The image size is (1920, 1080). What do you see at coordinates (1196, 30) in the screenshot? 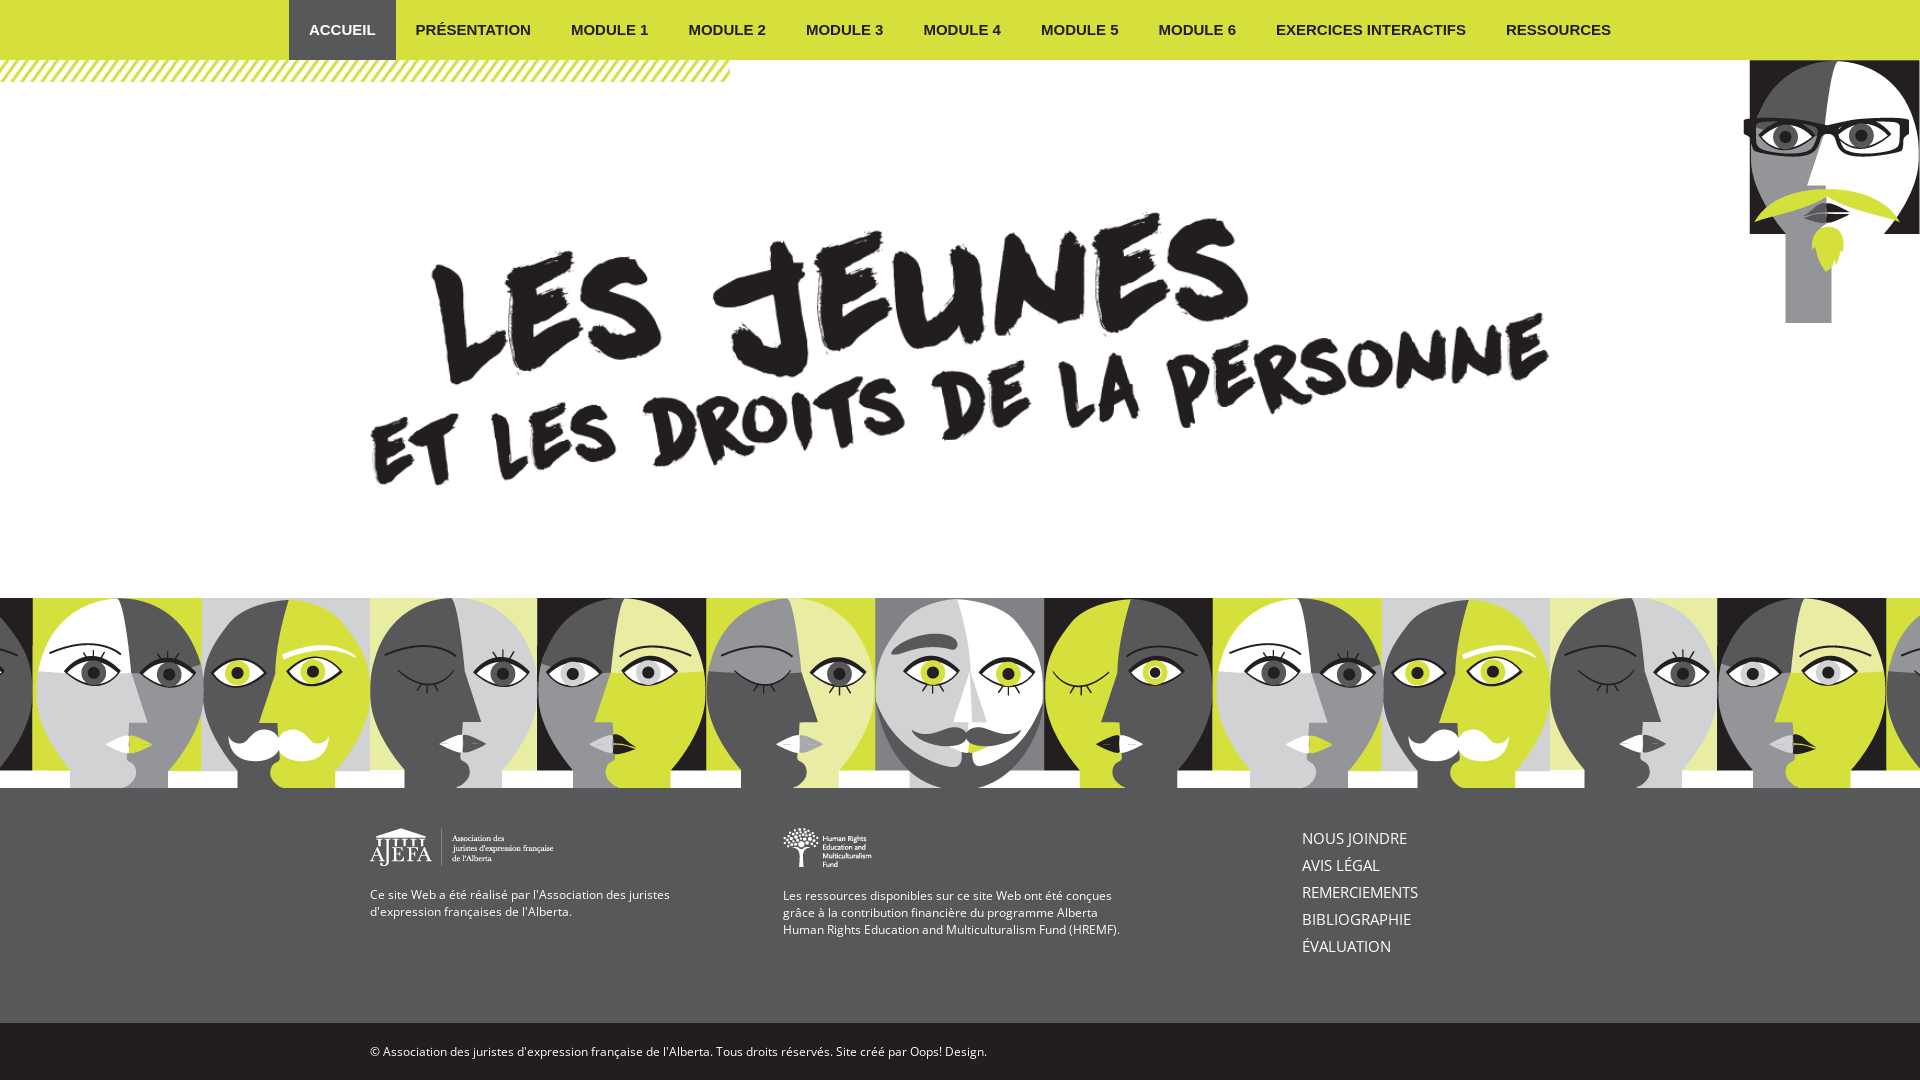
I see `'MODULE 6'` at bounding box center [1196, 30].